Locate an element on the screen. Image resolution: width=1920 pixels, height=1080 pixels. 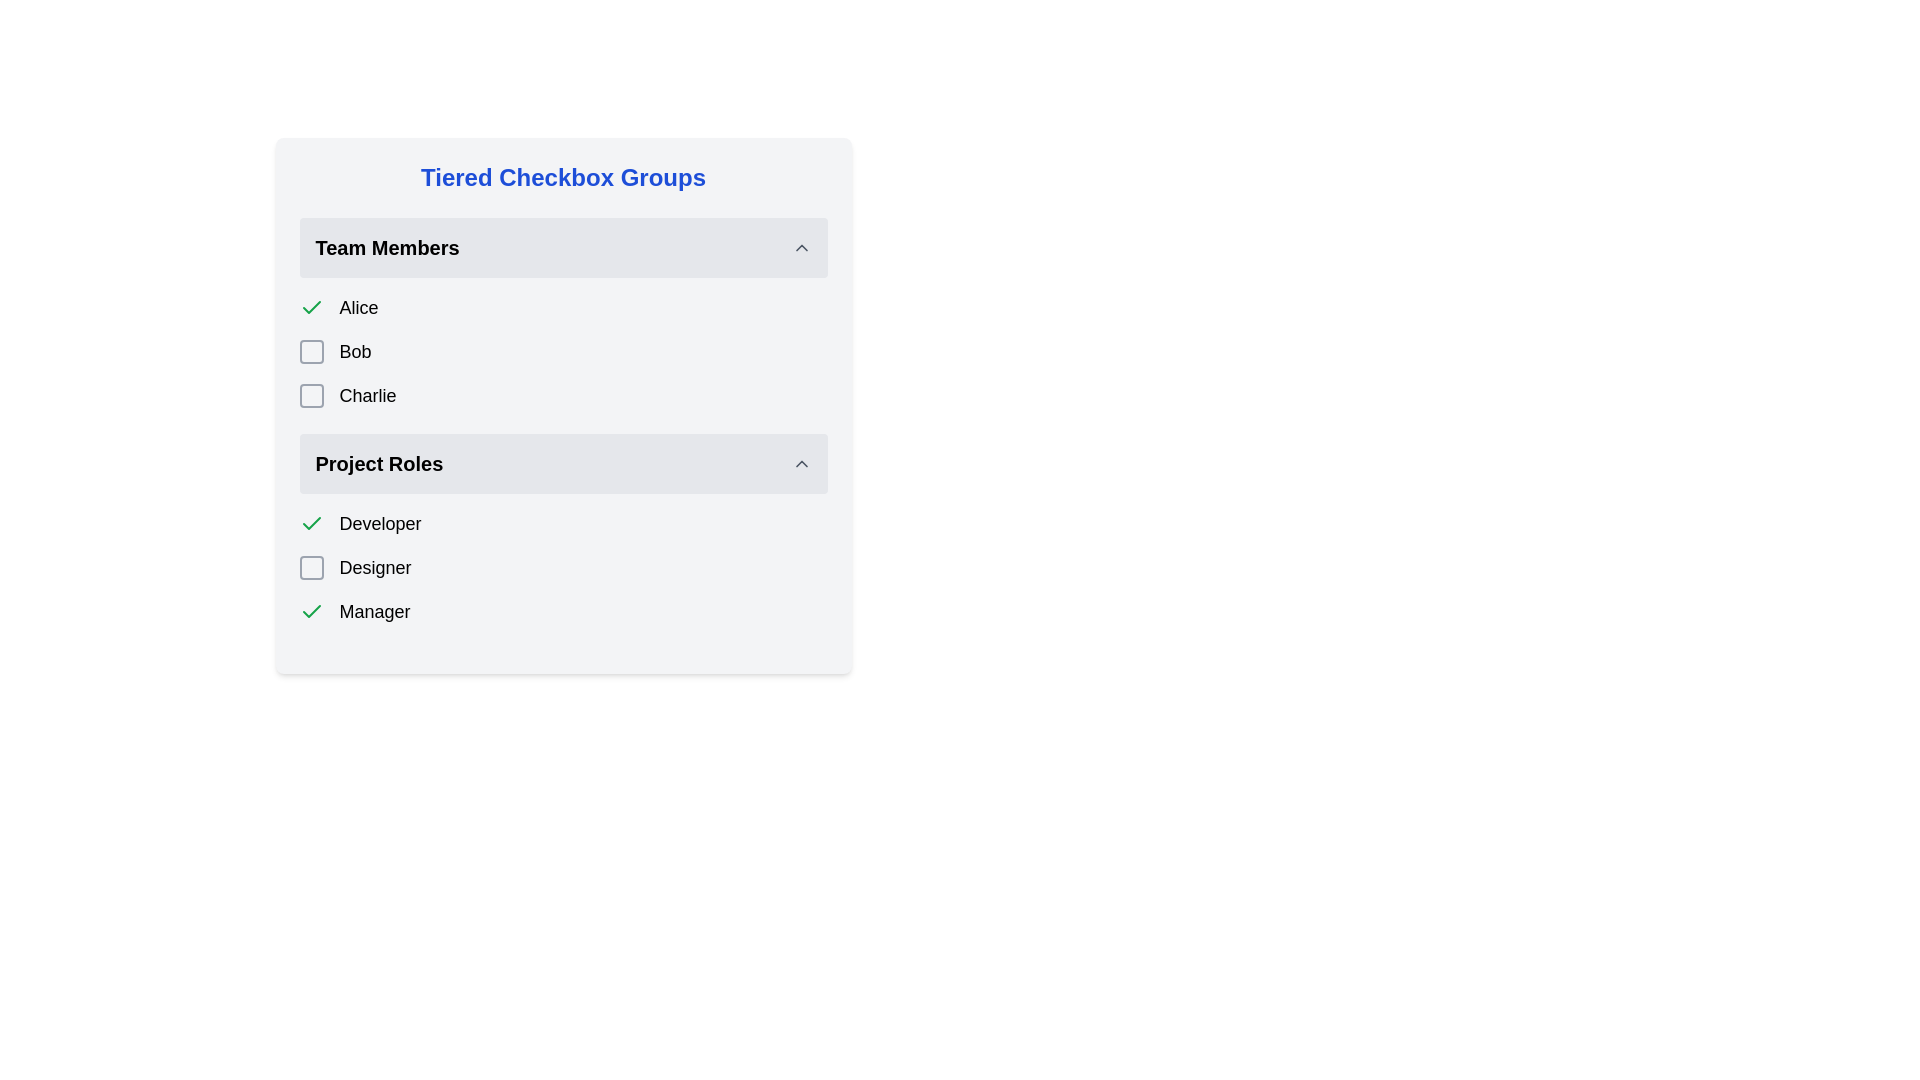
the role text 'Designer' in the checkbox group item by navigating to its center point is located at coordinates (562, 567).